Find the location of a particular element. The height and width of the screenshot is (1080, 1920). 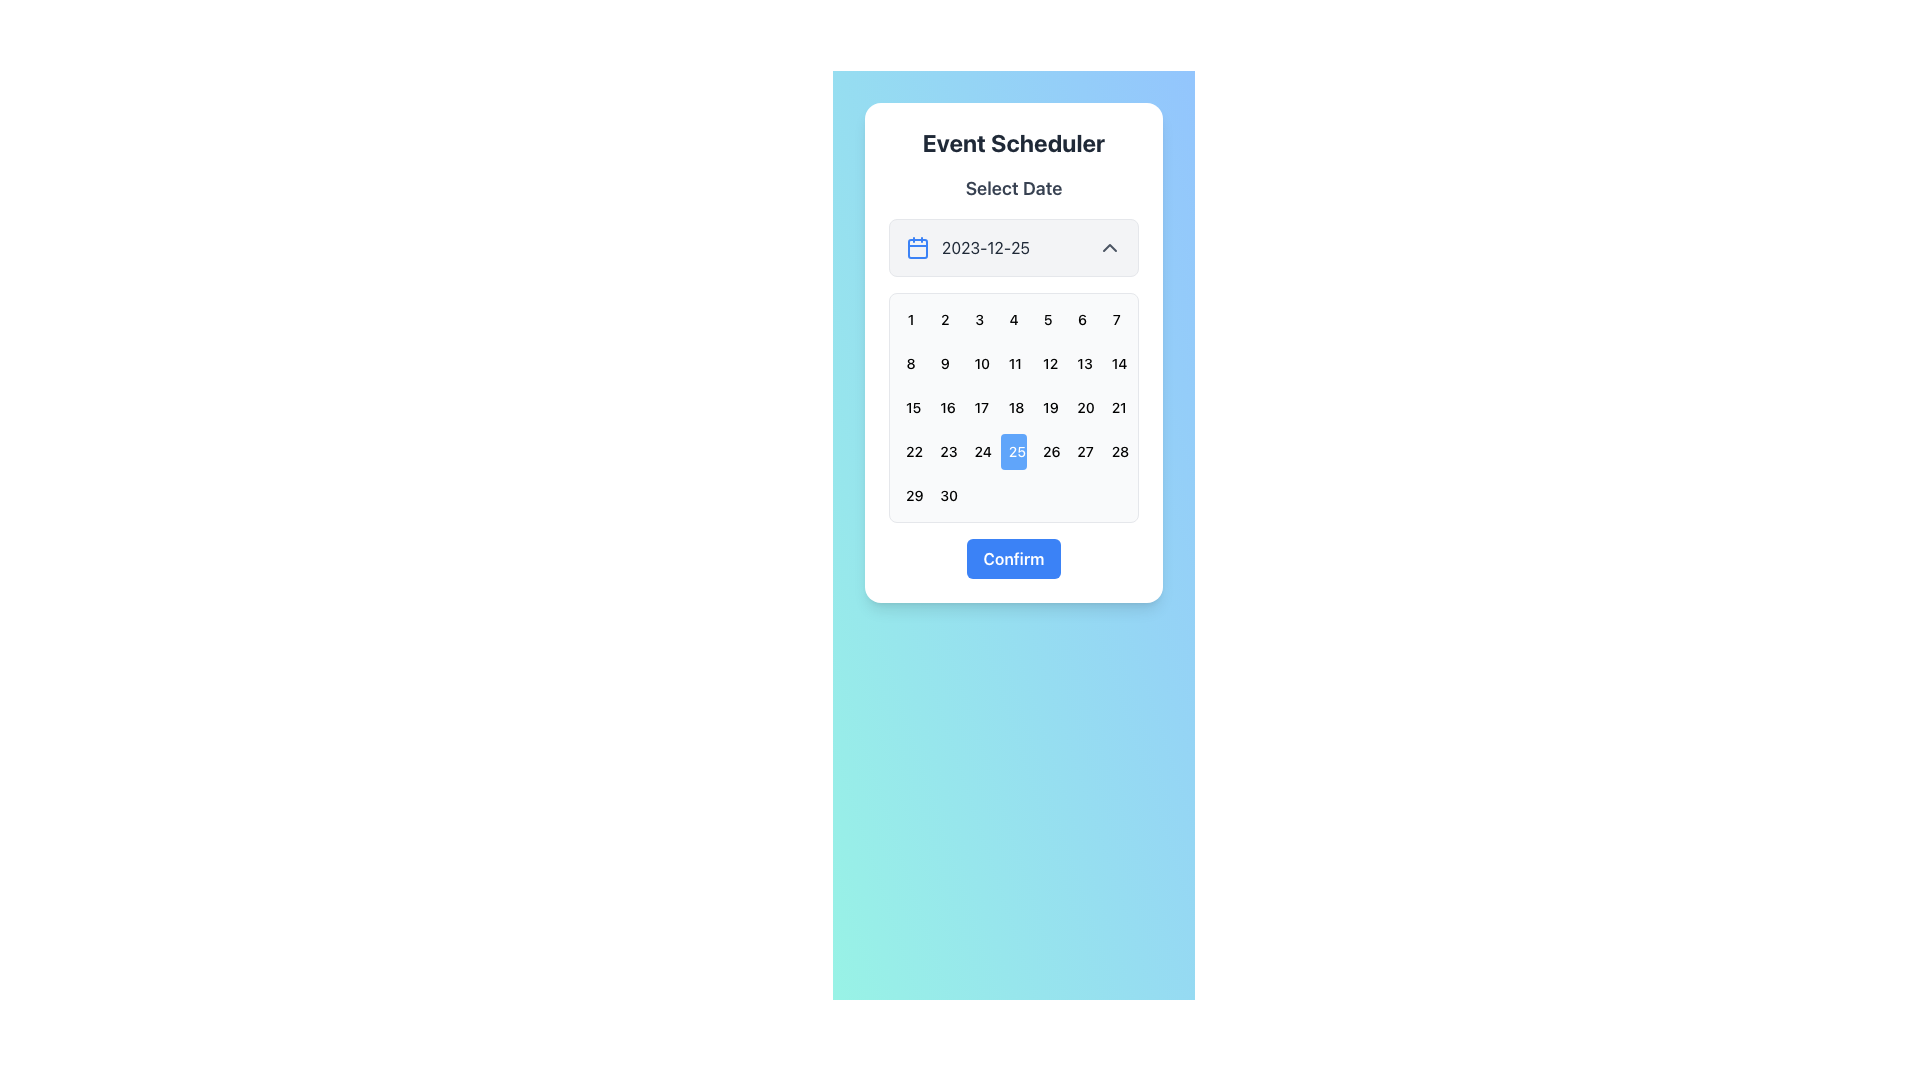

the date selection button for December 25, 2023, located in the last row, fourth column of the calendar grid is located at coordinates (1013, 451).